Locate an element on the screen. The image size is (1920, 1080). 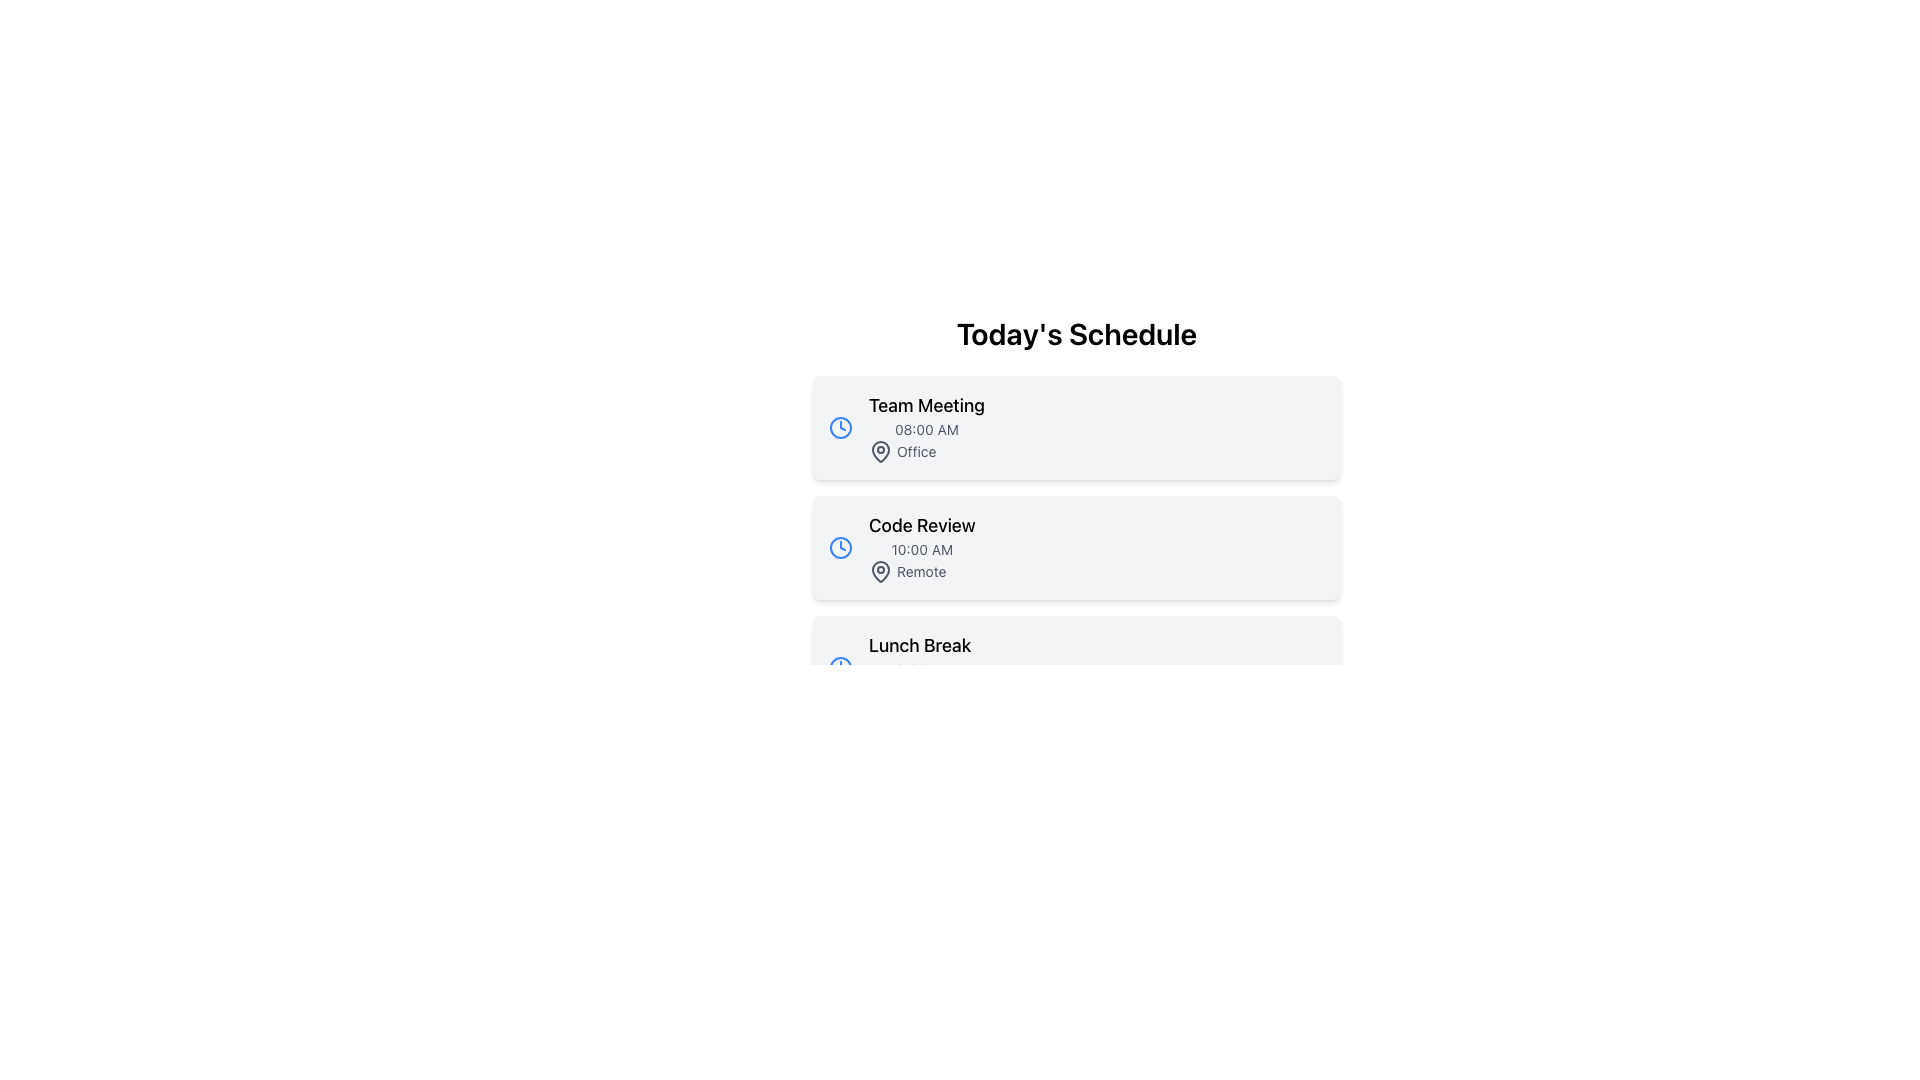
the Information display component that shows detailed information about a calendar event, positioned as the first entry under 'Today's Schedule.' is located at coordinates (925, 427).